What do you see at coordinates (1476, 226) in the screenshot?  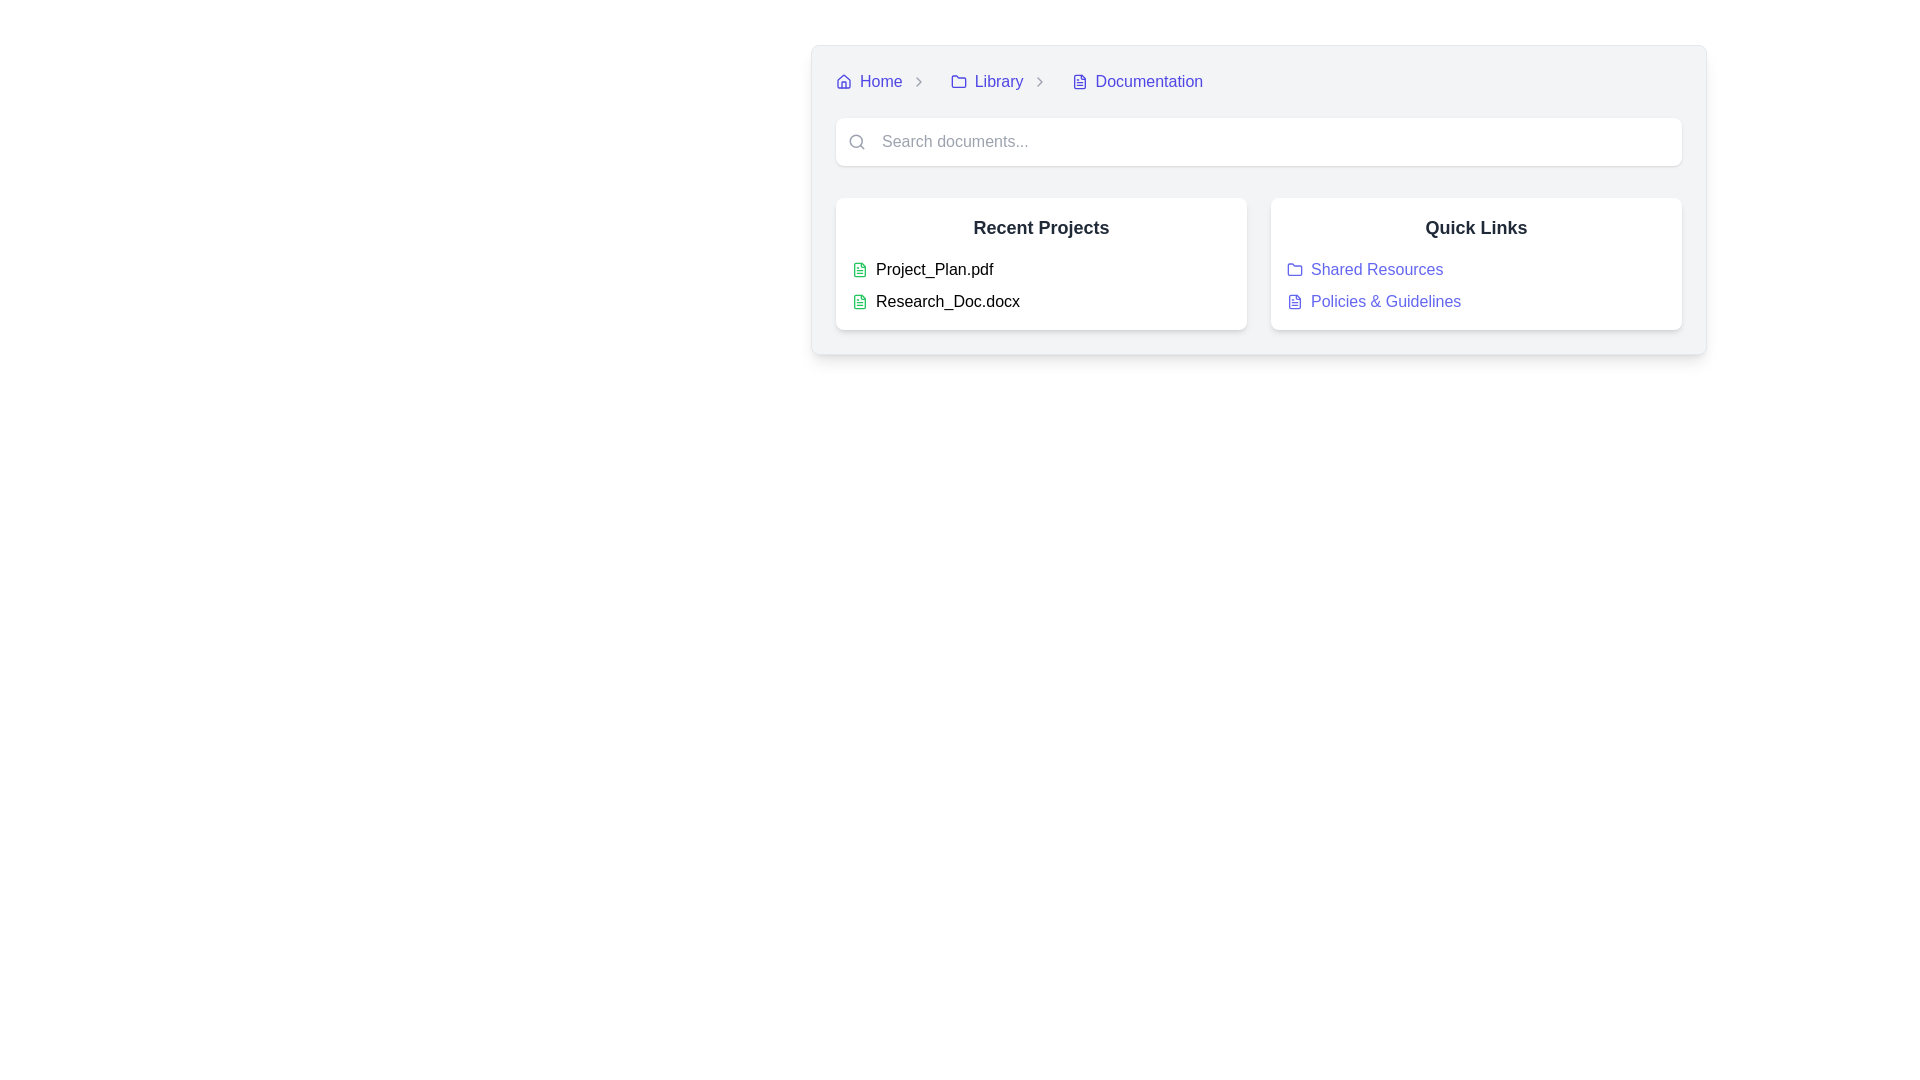 I see `the 'Quick Links' text label located near the top-right corner above the links 'Shared Resources' and 'Policies & Guidelines'` at bounding box center [1476, 226].